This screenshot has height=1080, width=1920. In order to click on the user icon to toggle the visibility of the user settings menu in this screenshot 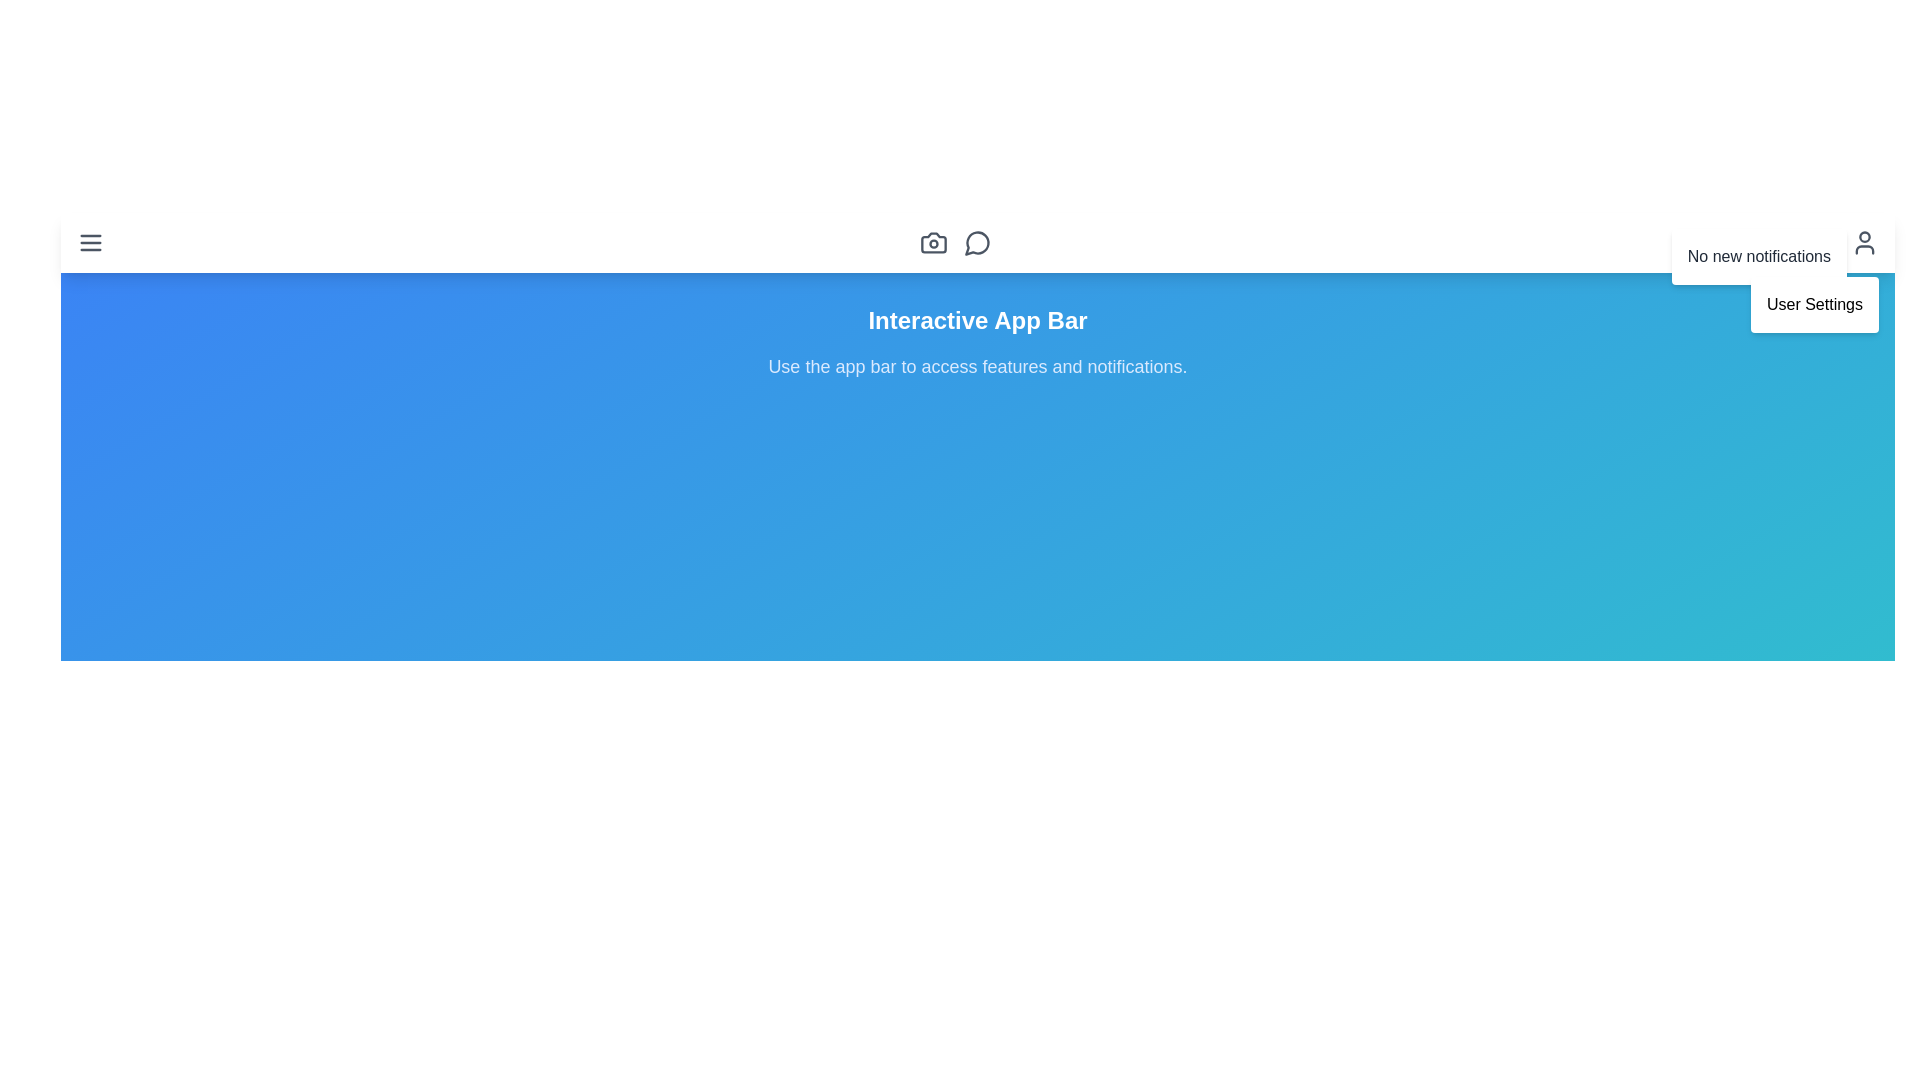, I will do `click(1864, 242)`.